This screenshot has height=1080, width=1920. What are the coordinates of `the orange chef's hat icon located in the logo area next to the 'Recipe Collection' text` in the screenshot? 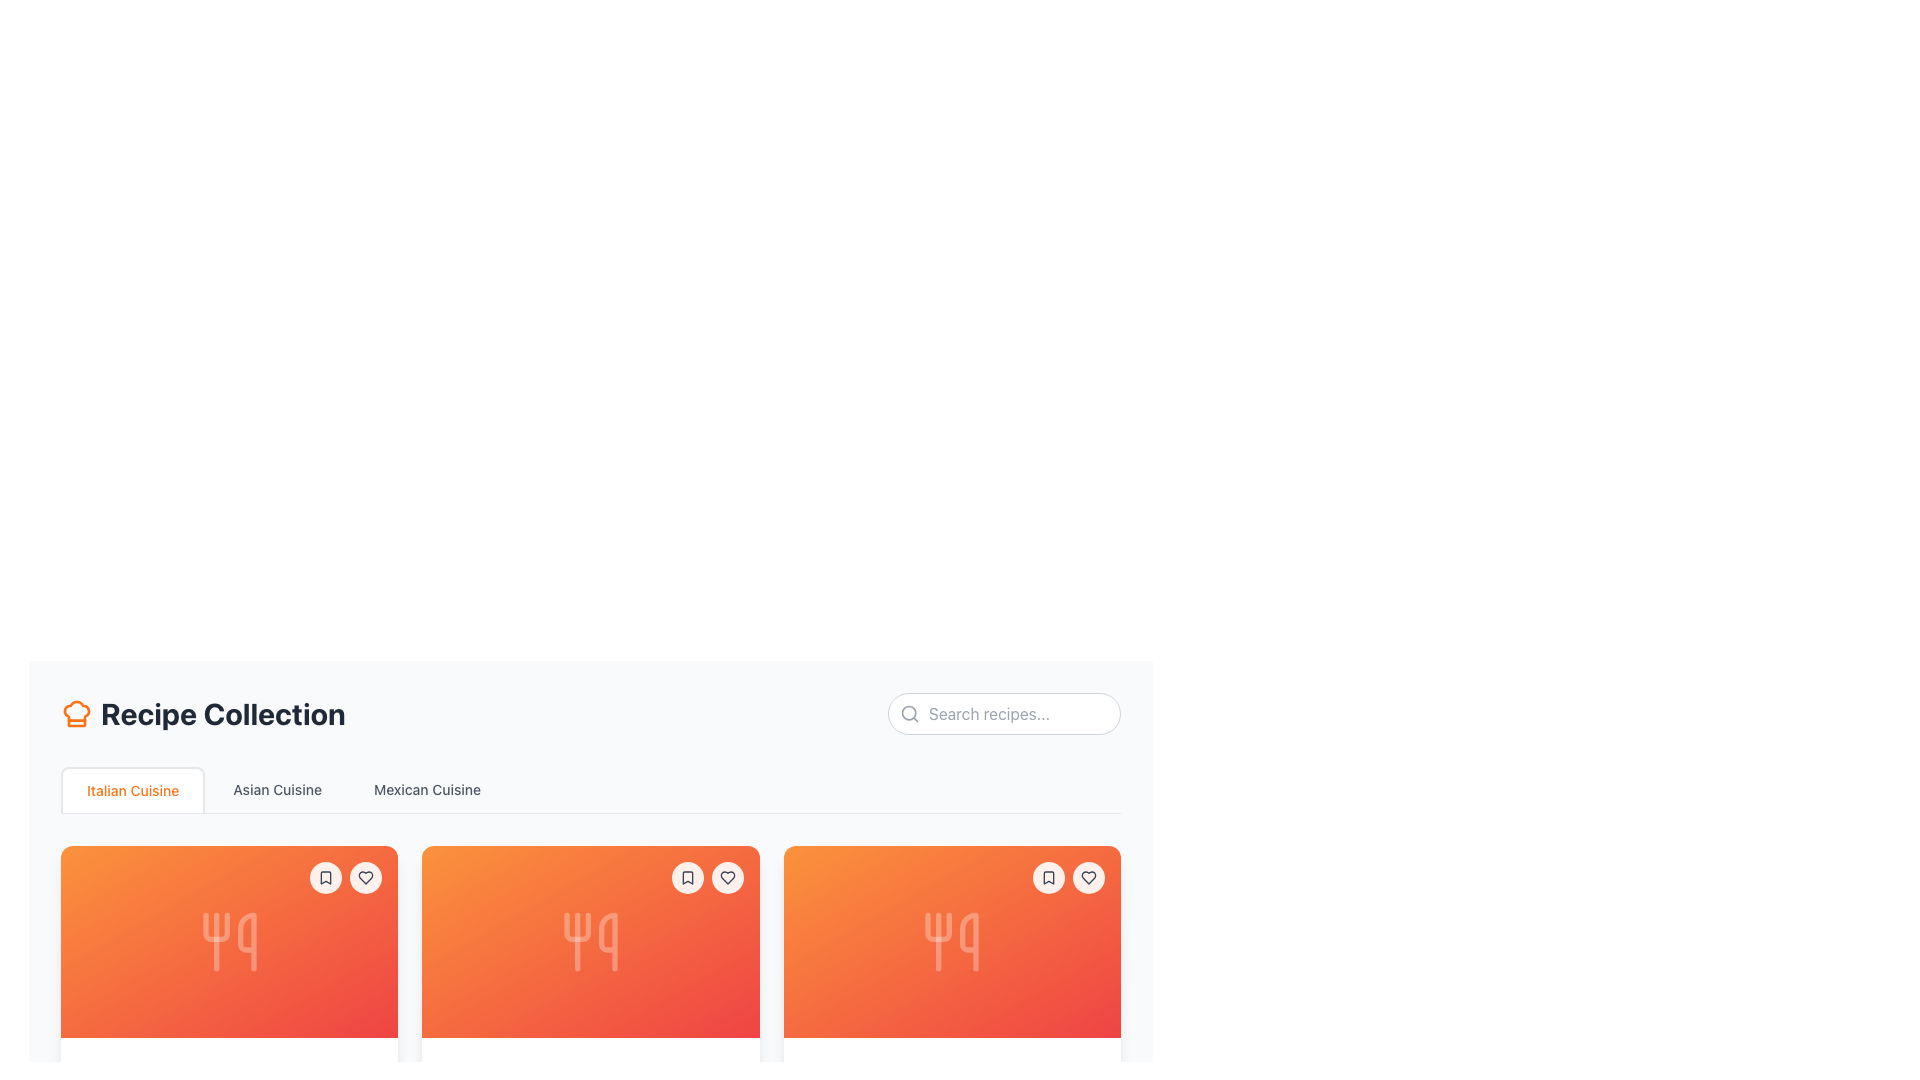 It's located at (76, 712).